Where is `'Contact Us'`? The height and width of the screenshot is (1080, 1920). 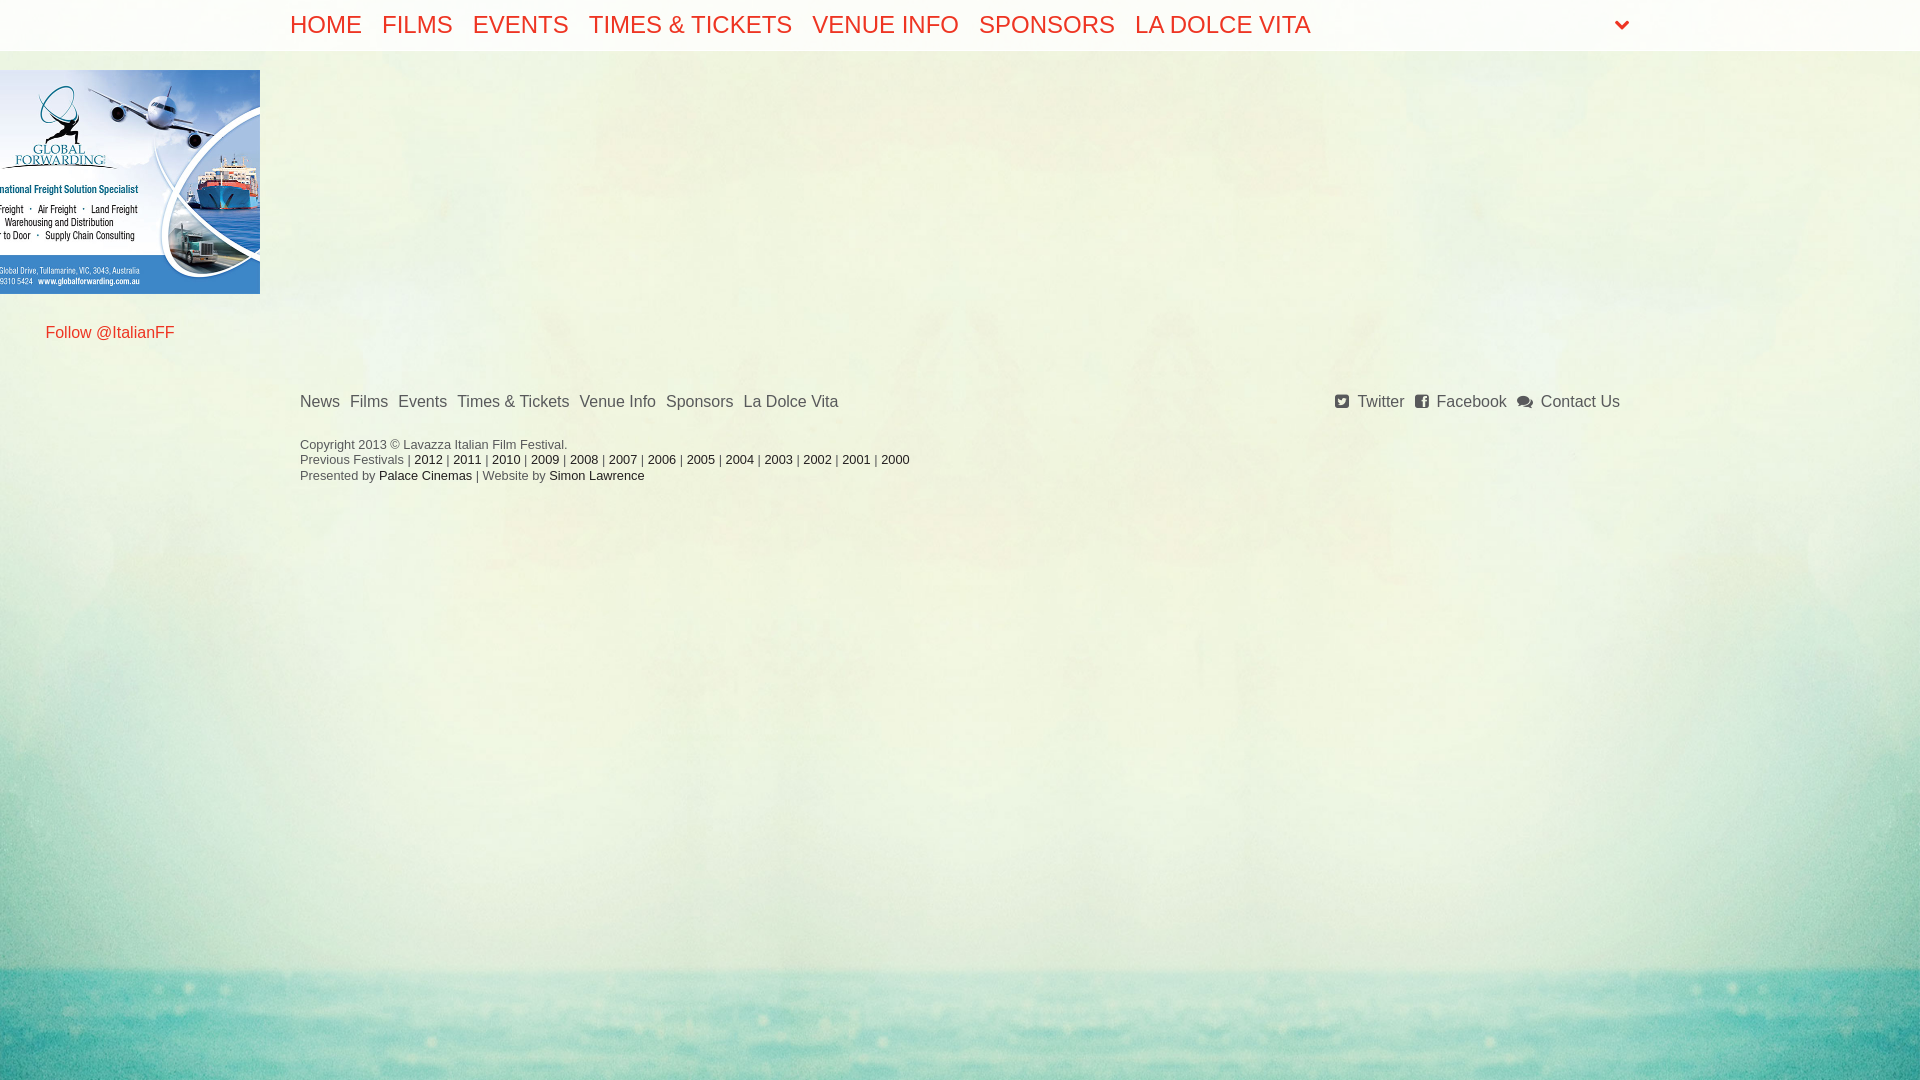
'Contact Us' is located at coordinates (1567, 402).